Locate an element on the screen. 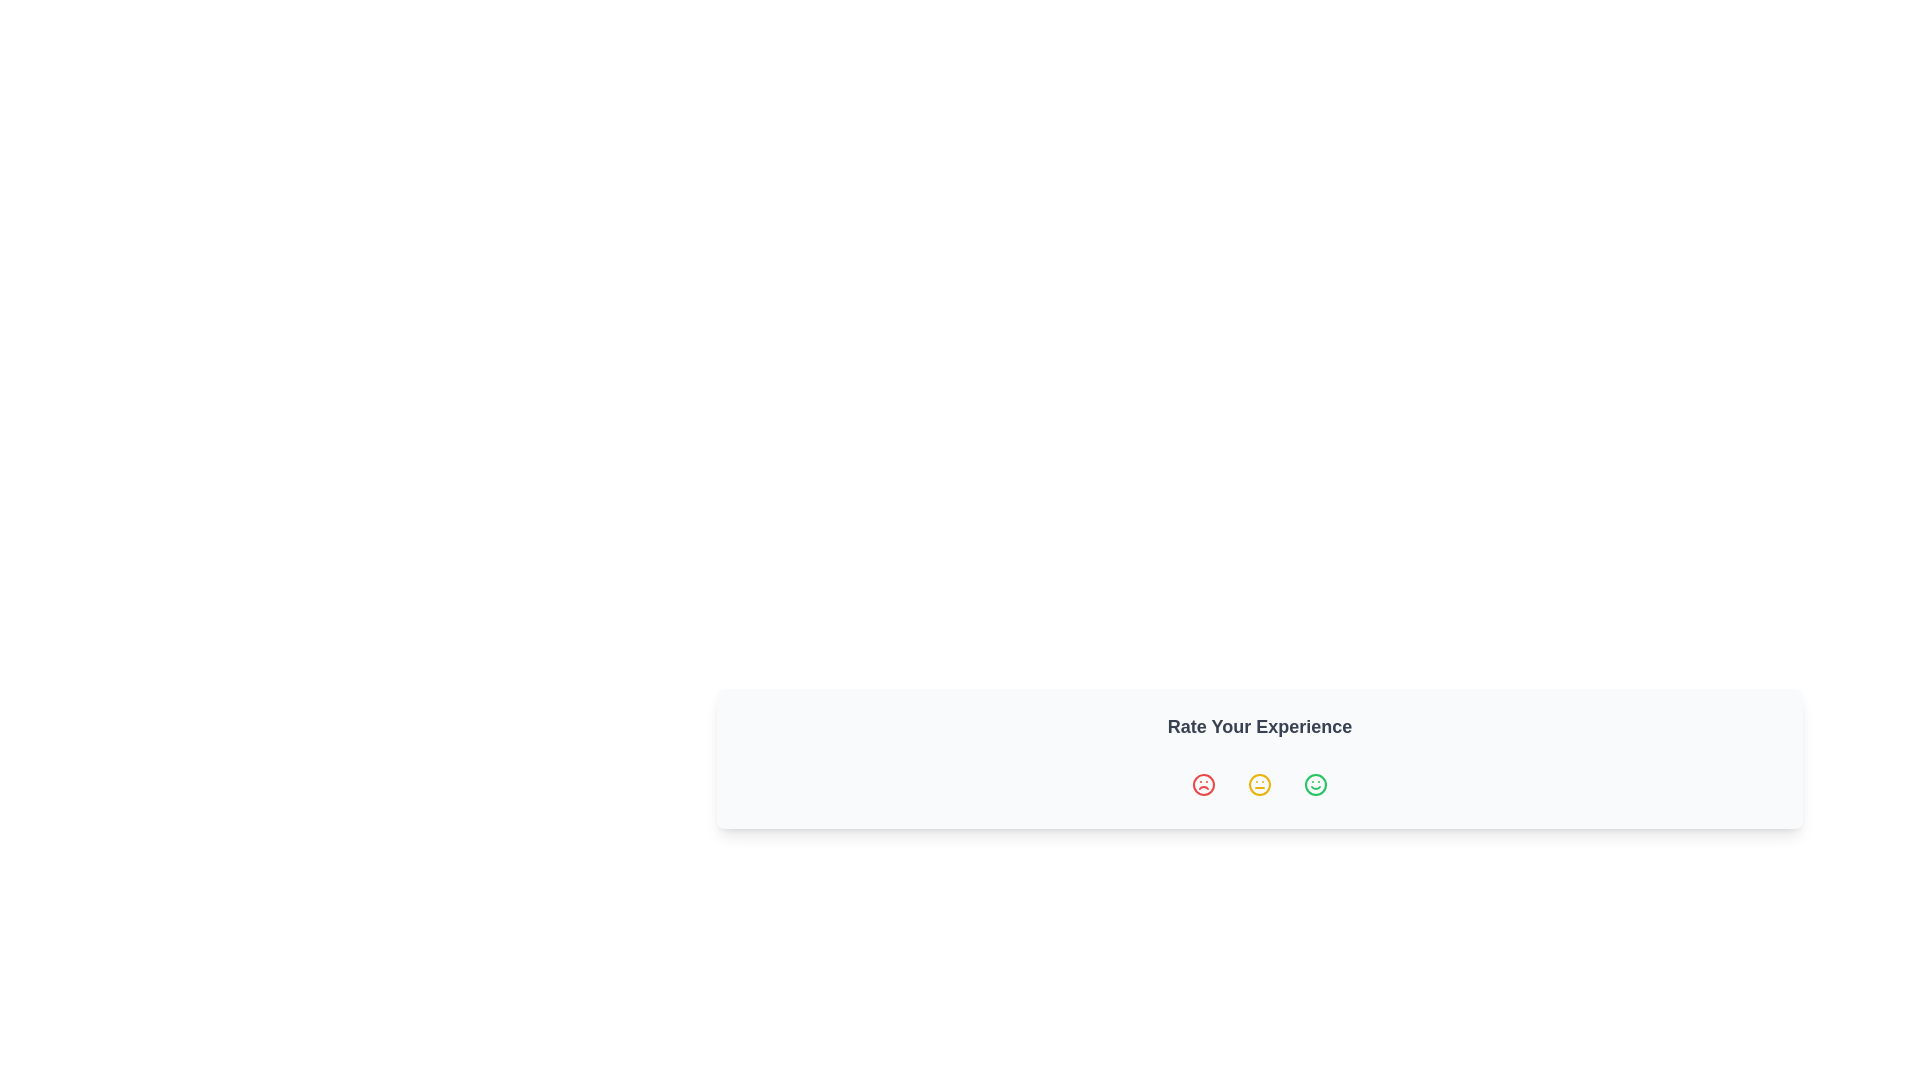  the neutral face icon representing the middle satisfaction level in the 'Rate Your Experience' section is located at coordinates (1258, 784).